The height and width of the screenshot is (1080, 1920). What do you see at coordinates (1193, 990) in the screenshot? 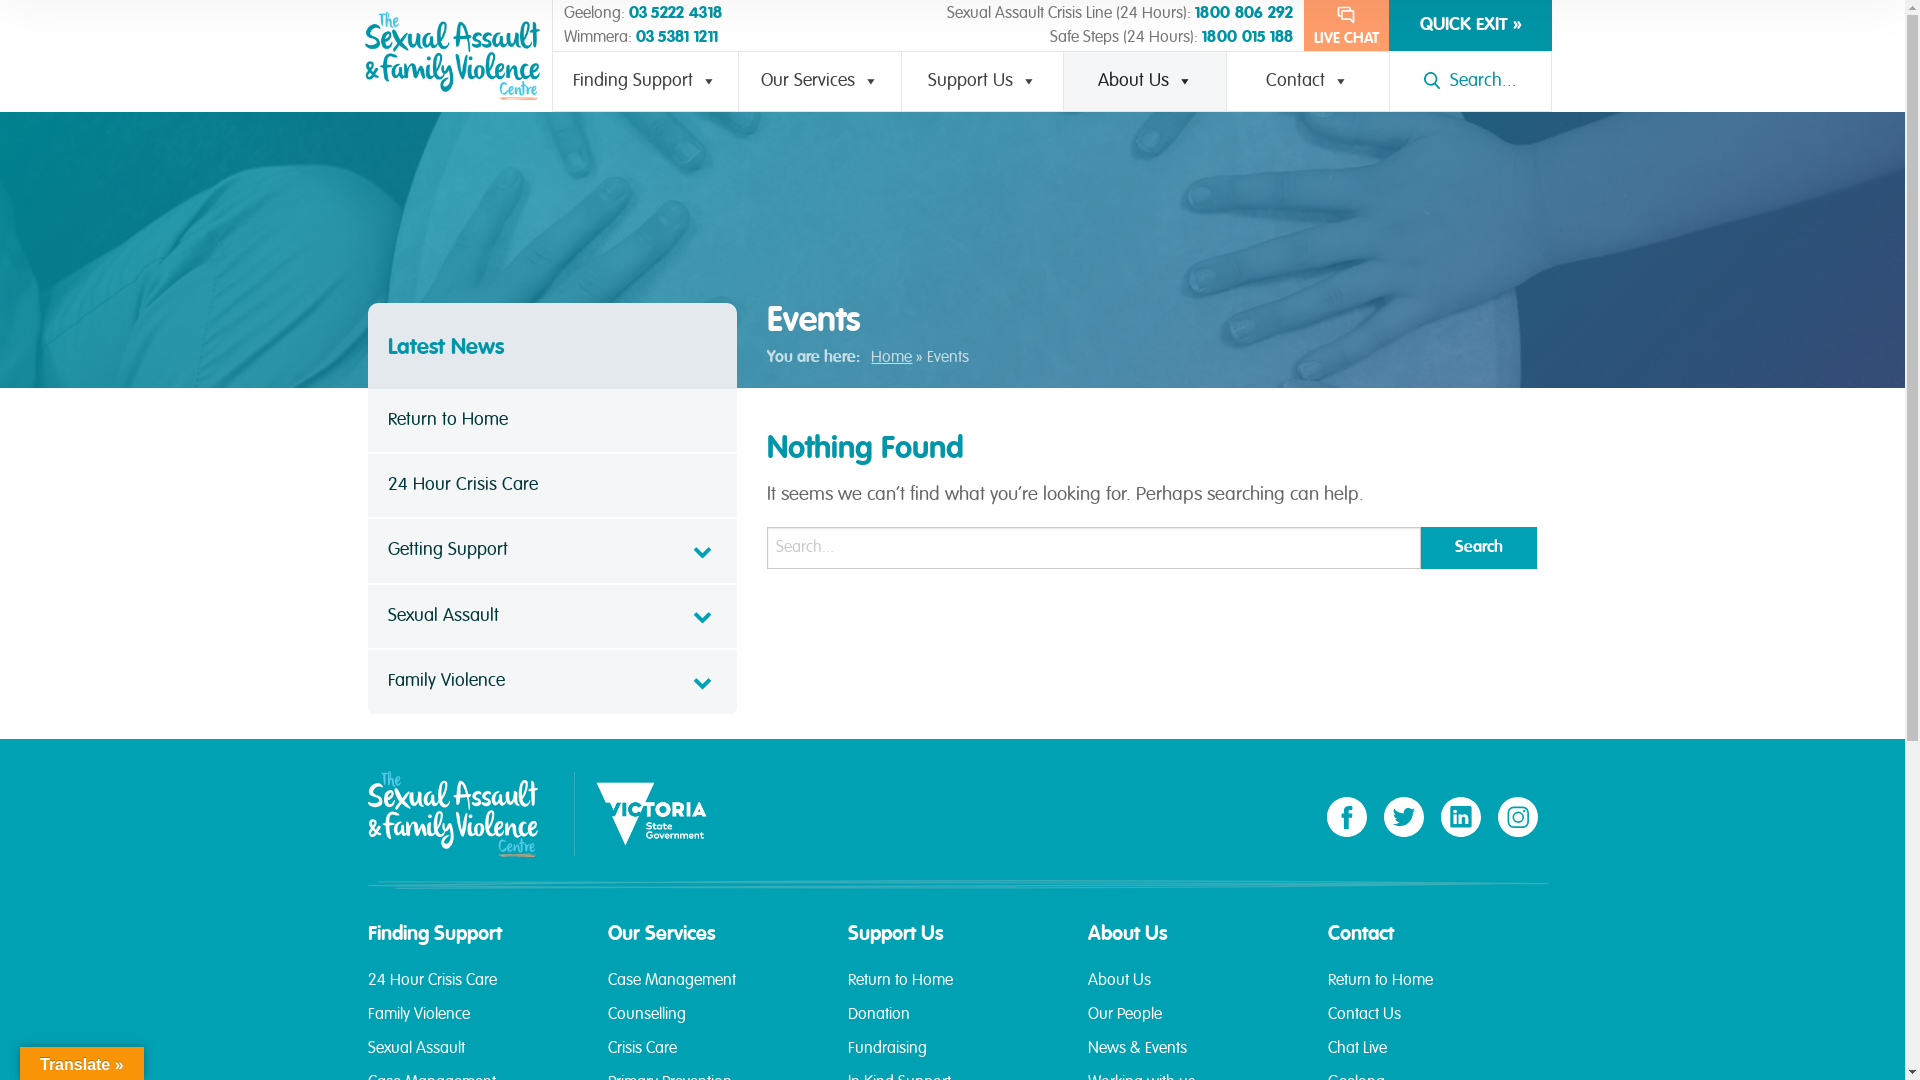
I see `'About Us'` at bounding box center [1193, 990].